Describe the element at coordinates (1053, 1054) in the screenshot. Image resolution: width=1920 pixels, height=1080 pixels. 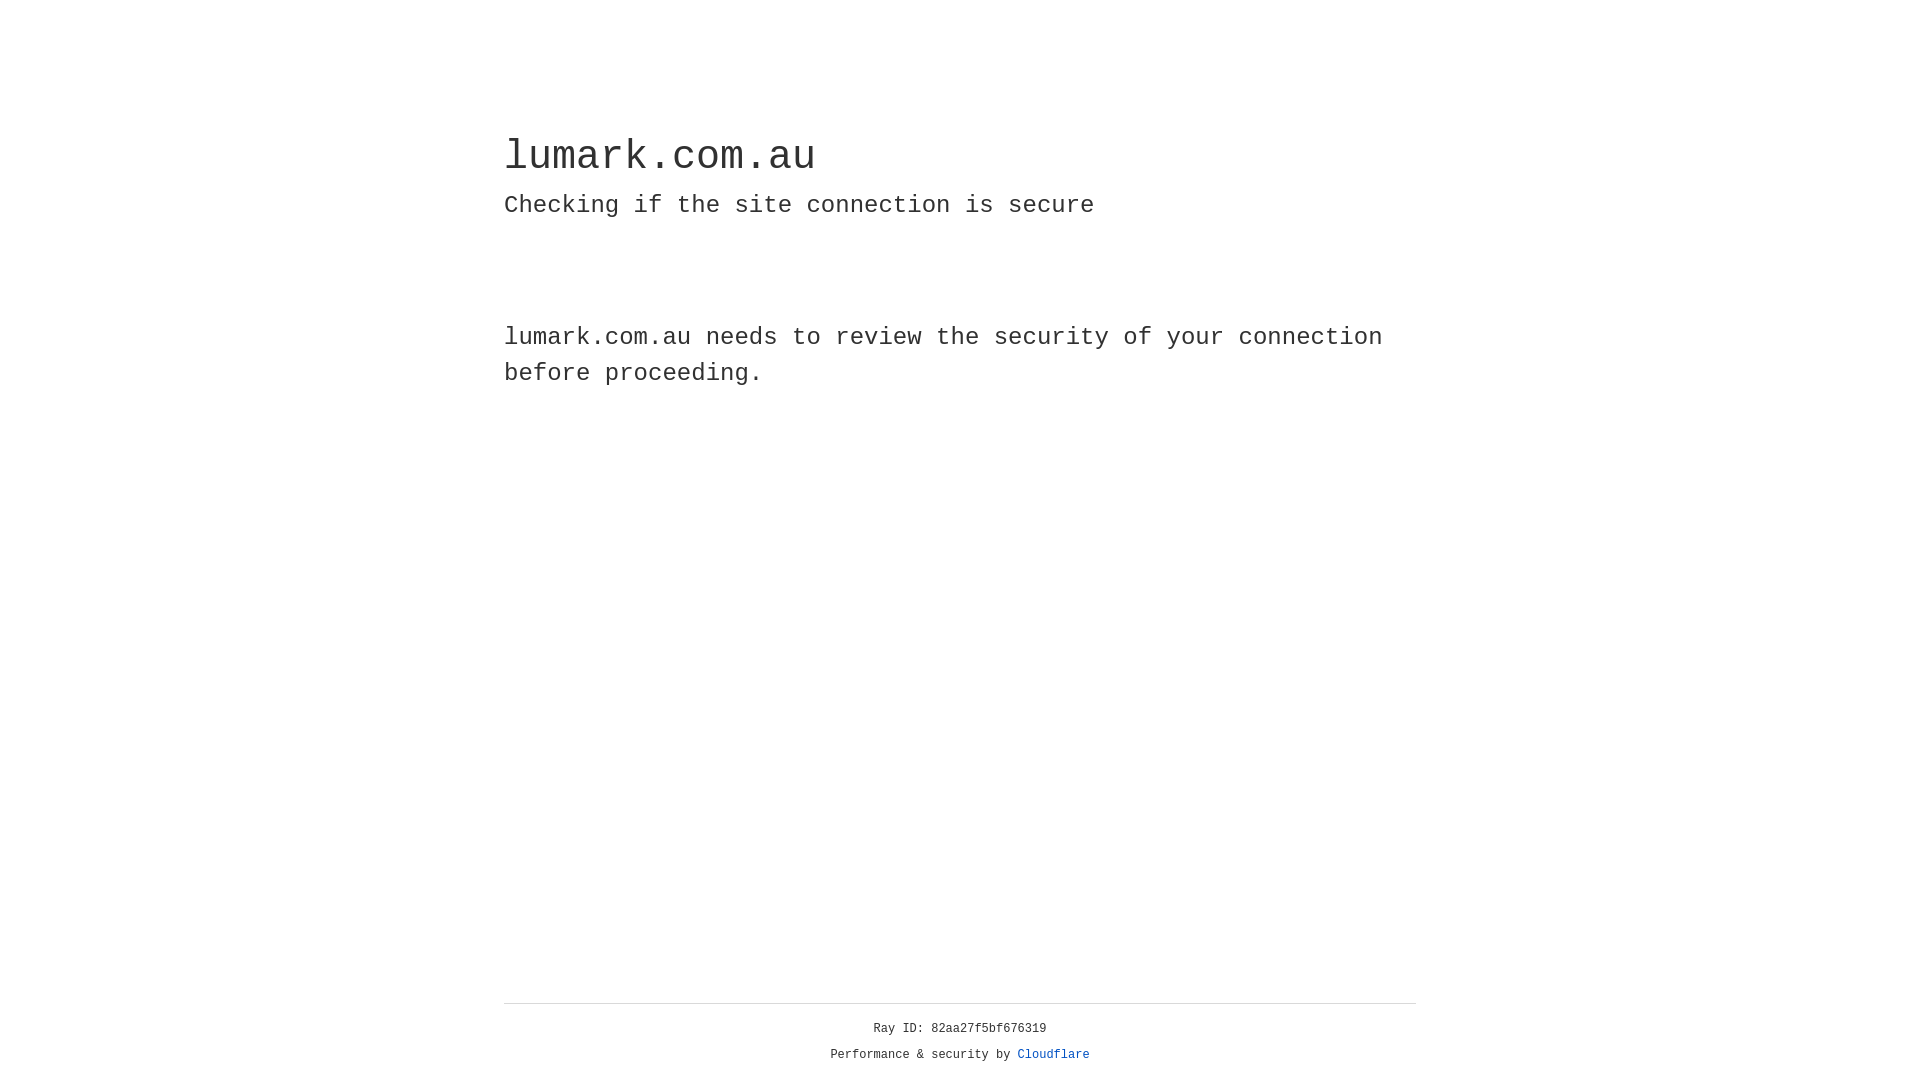
I see `'Cloudflare'` at that location.